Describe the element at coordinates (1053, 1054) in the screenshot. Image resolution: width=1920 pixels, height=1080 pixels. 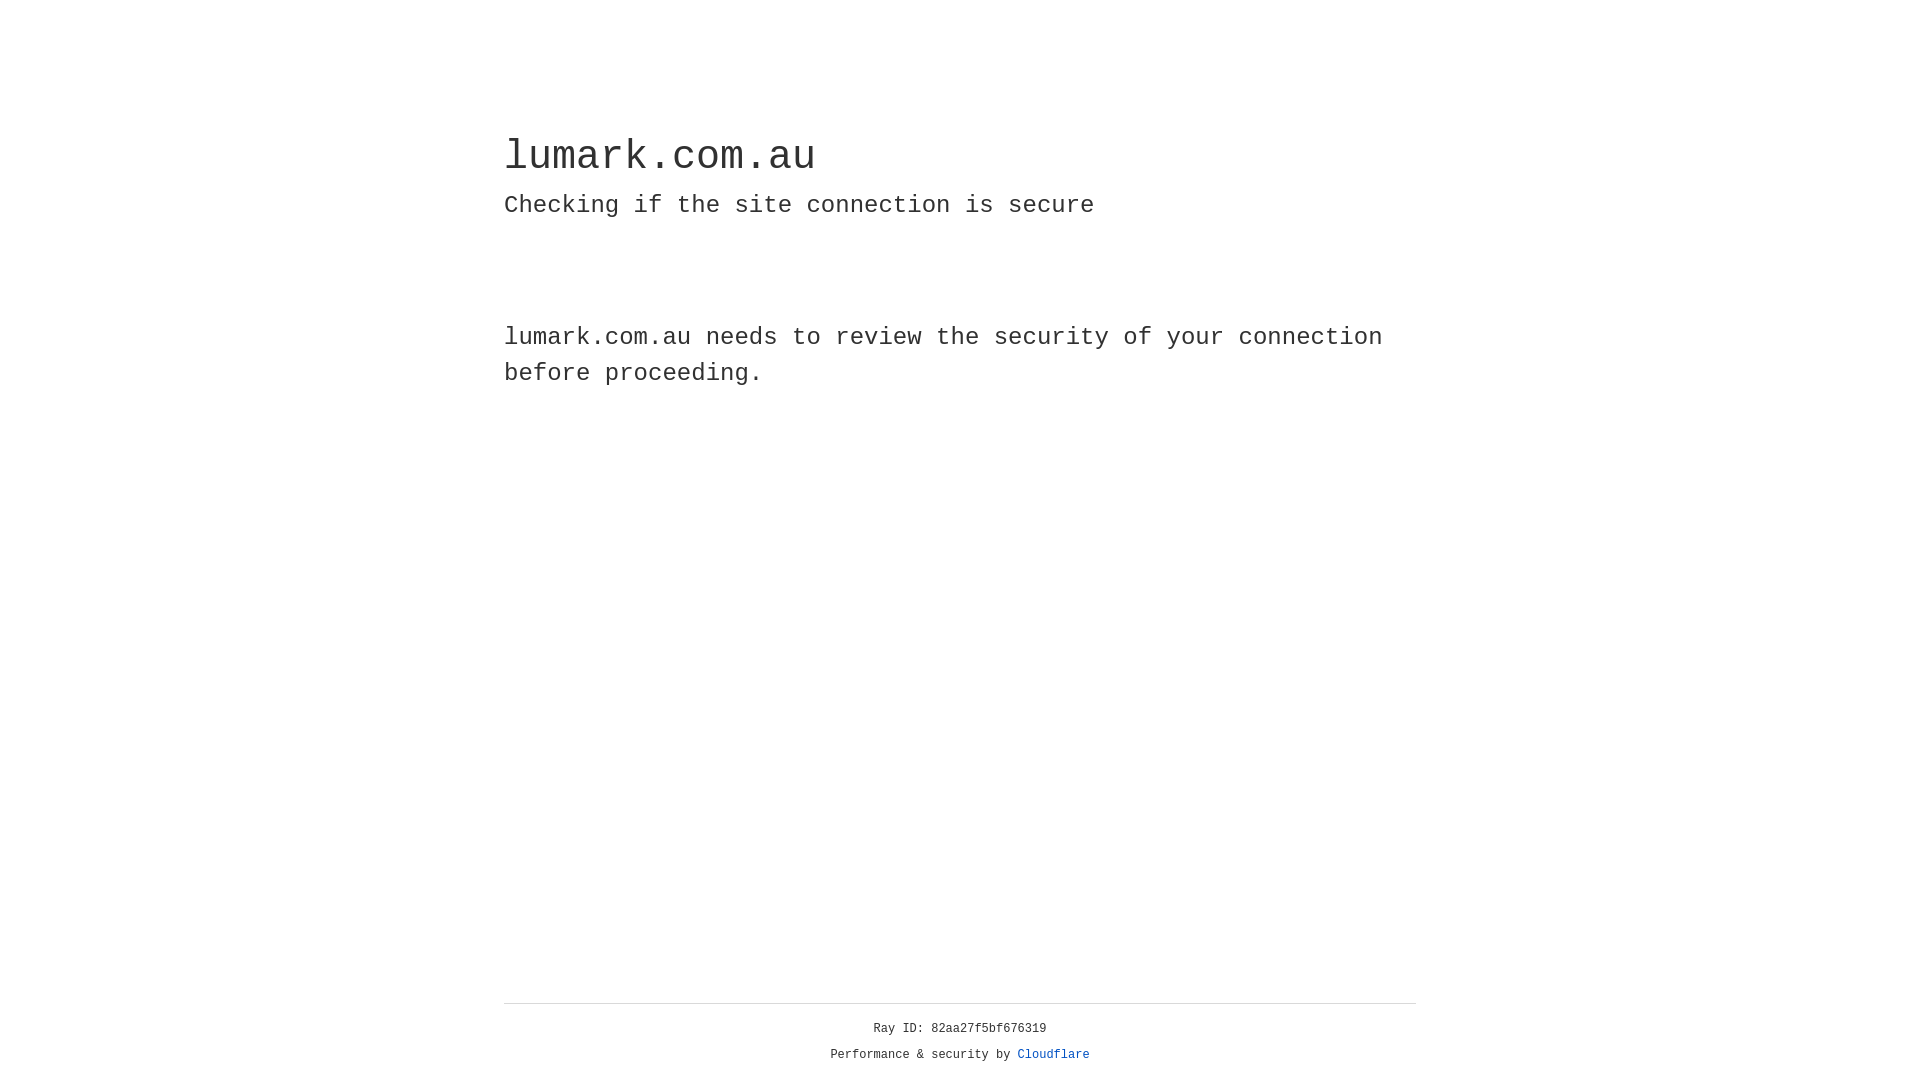
I see `'Cloudflare'` at that location.